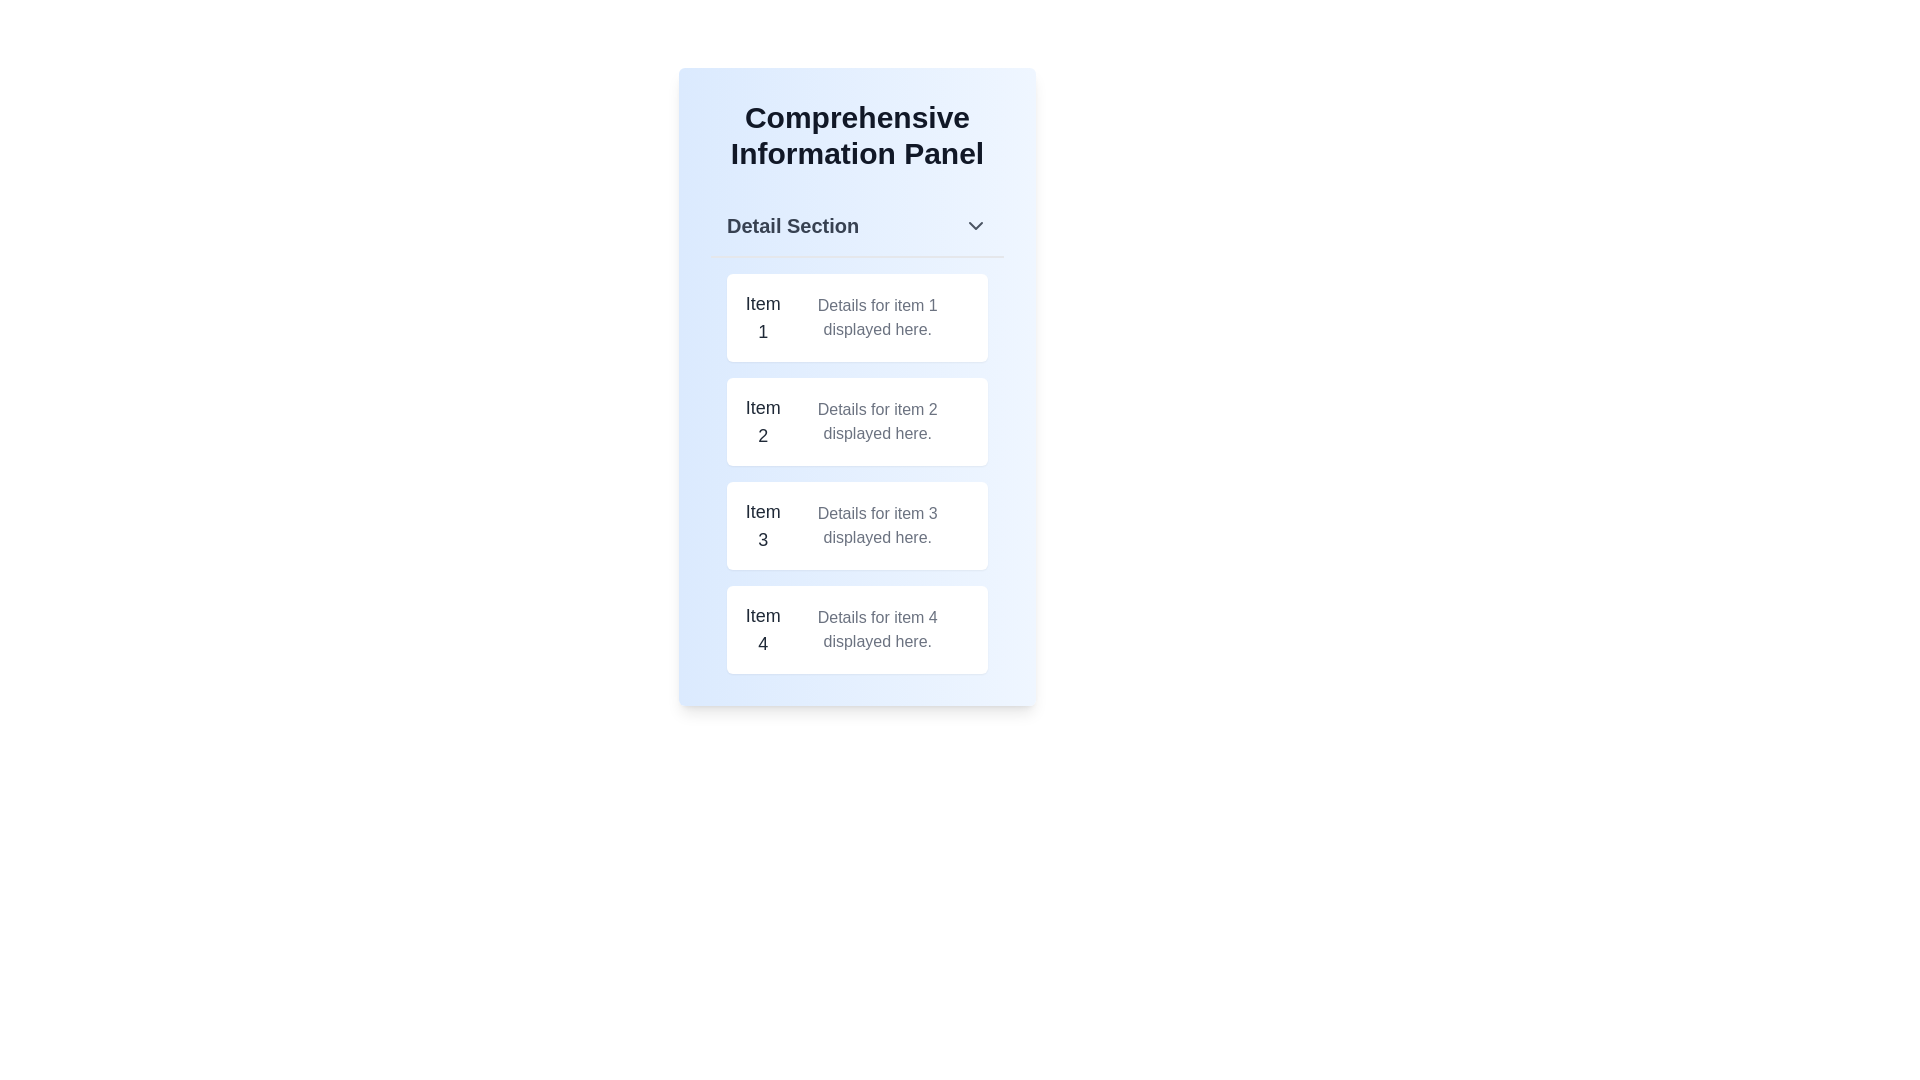  Describe the element at coordinates (877, 524) in the screenshot. I see `descriptive text located to the right of the title 'Item 3' in the third list item` at that location.